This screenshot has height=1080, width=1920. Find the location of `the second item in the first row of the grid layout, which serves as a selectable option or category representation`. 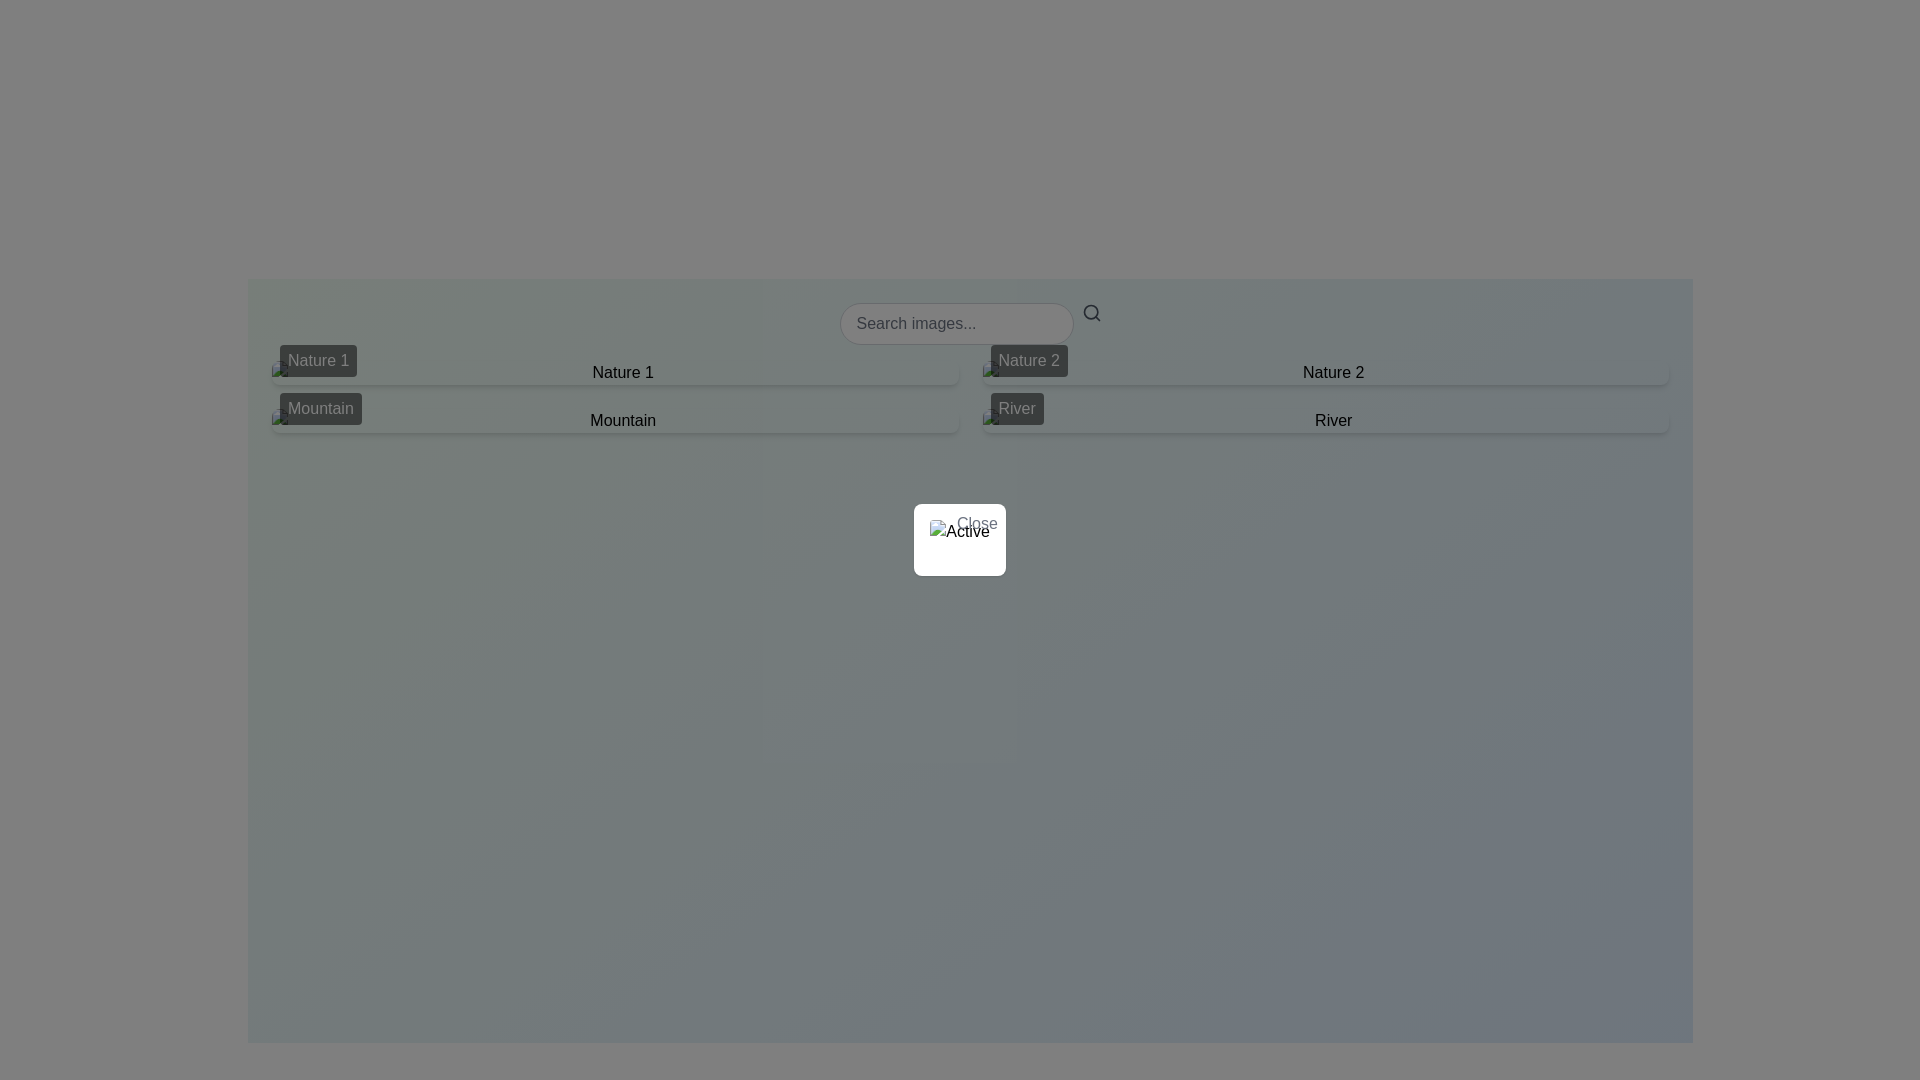

the second item in the first row of the grid layout, which serves as a selectable option or category representation is located at coordinates (1325, 373).